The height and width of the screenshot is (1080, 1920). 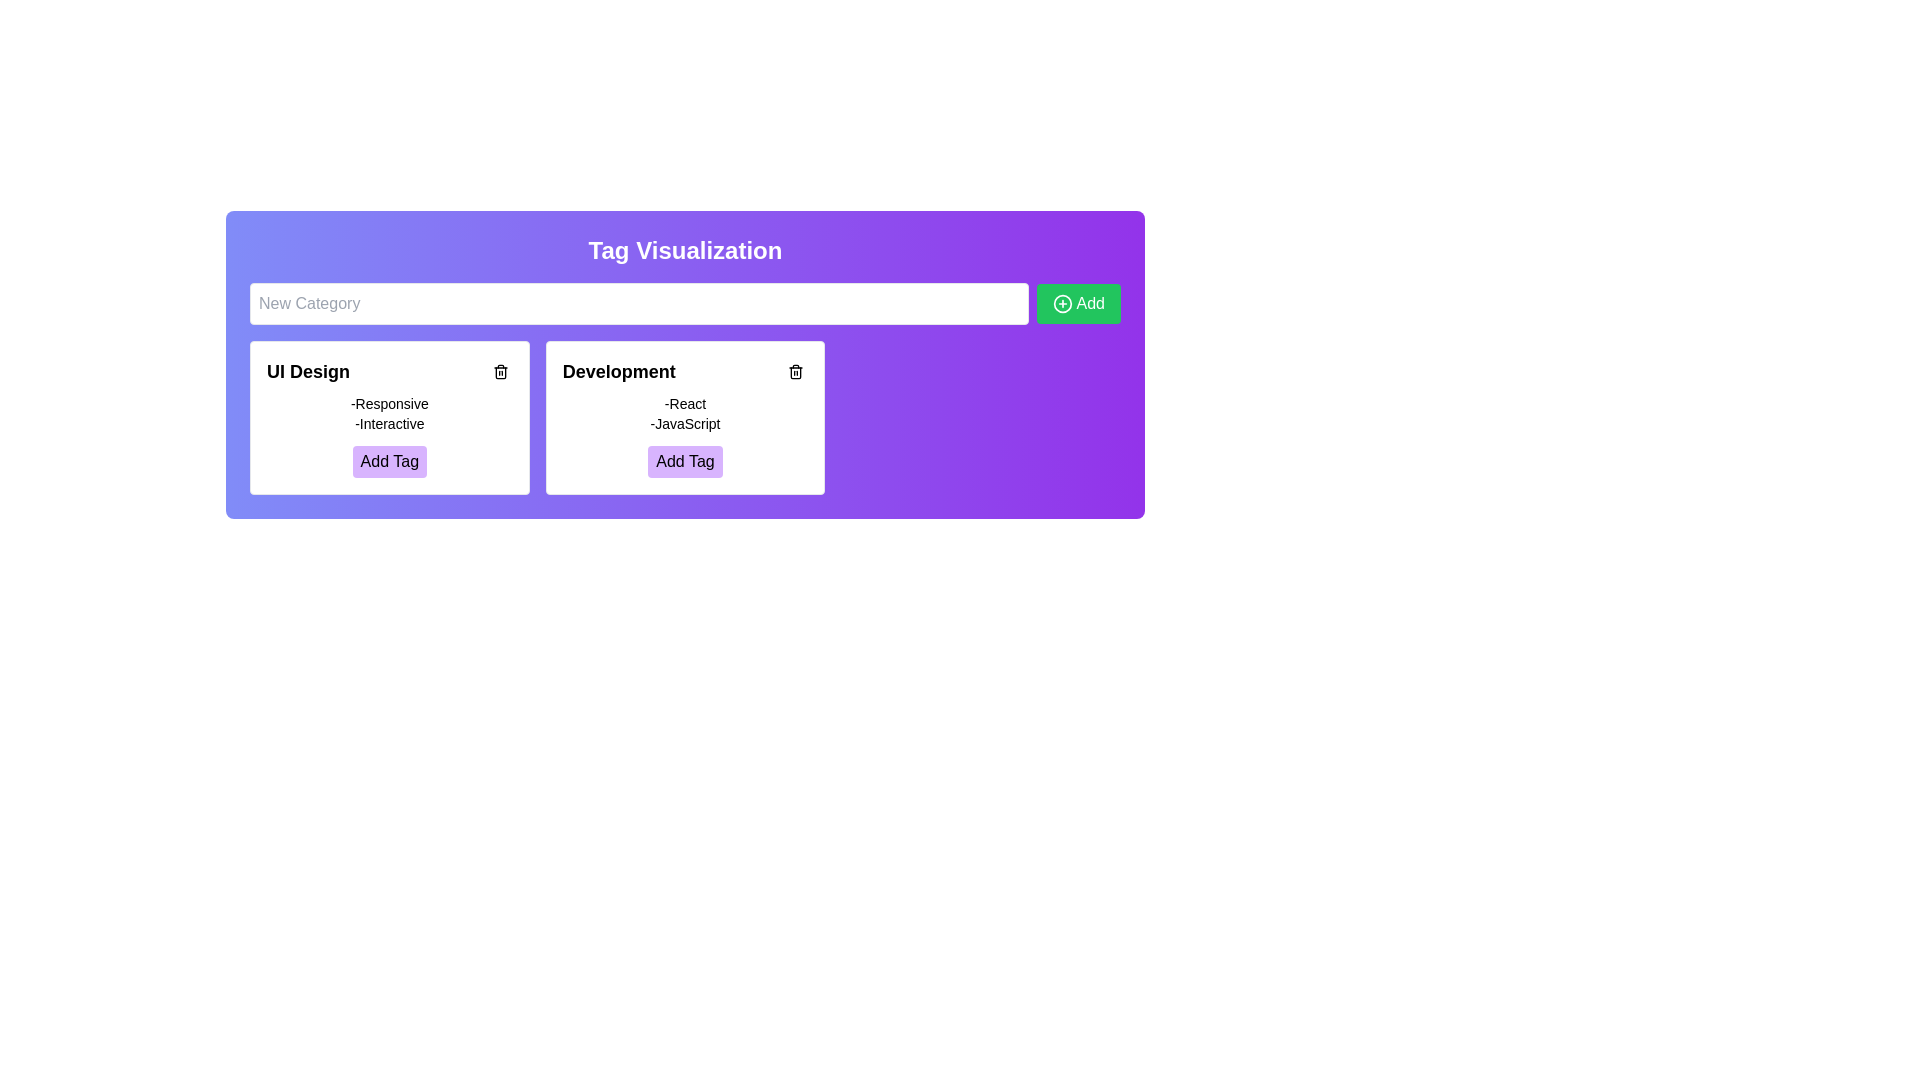 What do you see at coordinates (685, 423) in the screenshot?
I see `the text label that describes a tag associated with the 'Development' category, located below the text '-React'` at bounding box center [685, 423].